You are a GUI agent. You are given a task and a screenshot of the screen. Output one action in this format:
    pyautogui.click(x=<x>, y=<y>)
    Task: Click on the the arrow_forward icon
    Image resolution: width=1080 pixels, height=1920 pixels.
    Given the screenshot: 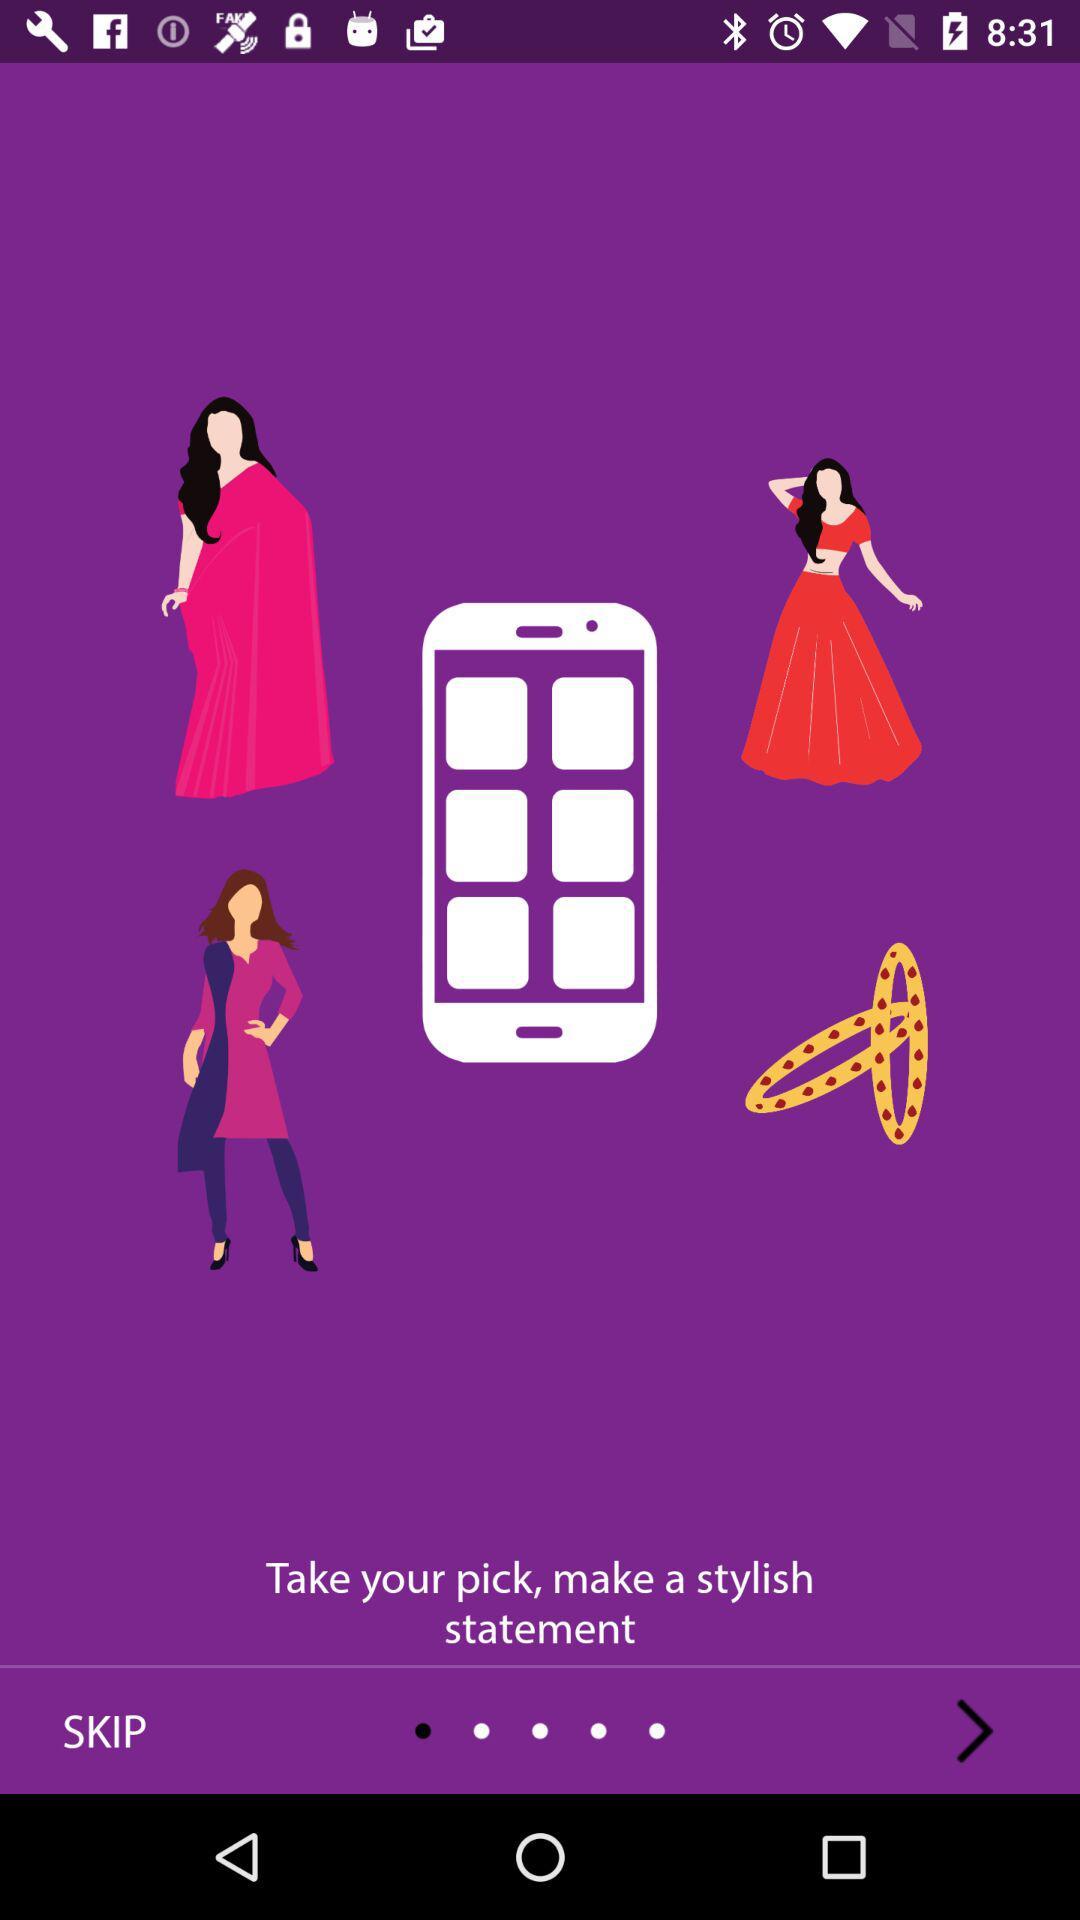 What is the action you would take?
    pyautogui.click(x=974, y=1730)
    